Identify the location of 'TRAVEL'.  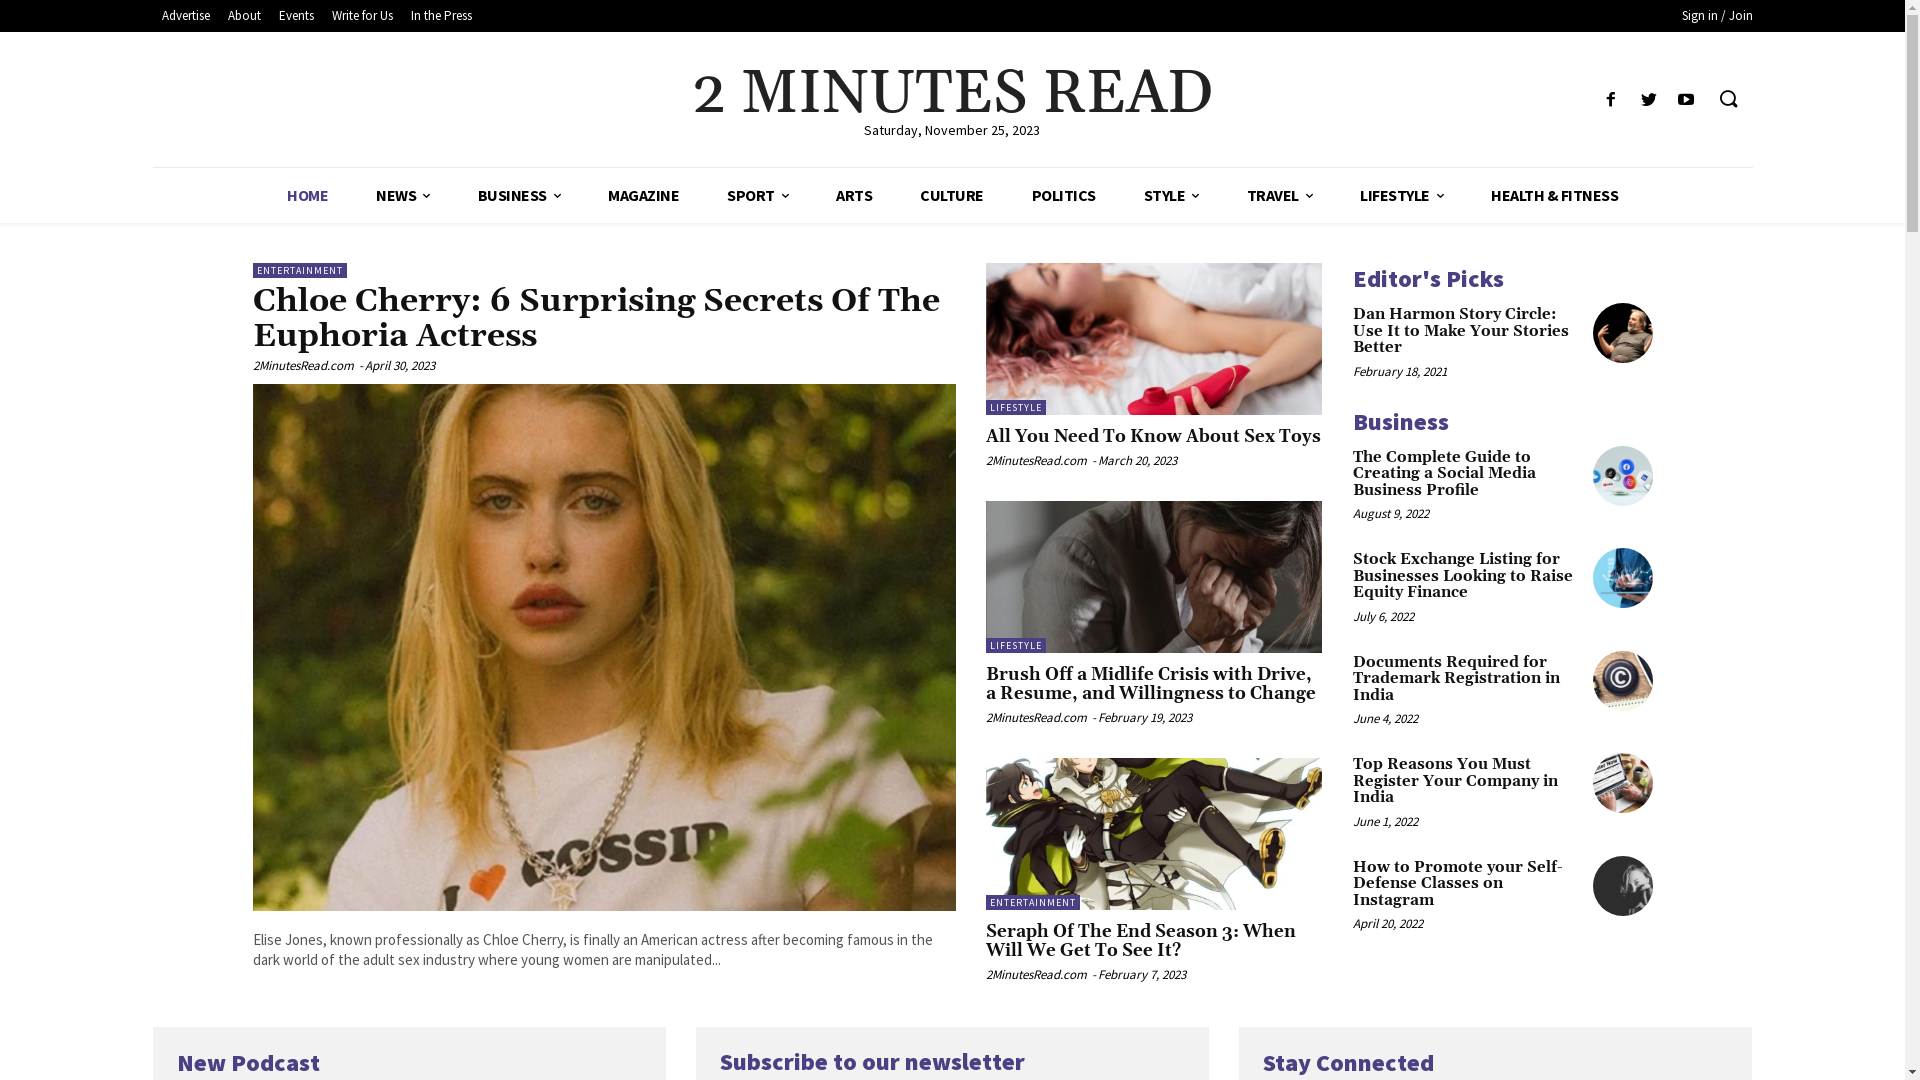
(1277, 195).